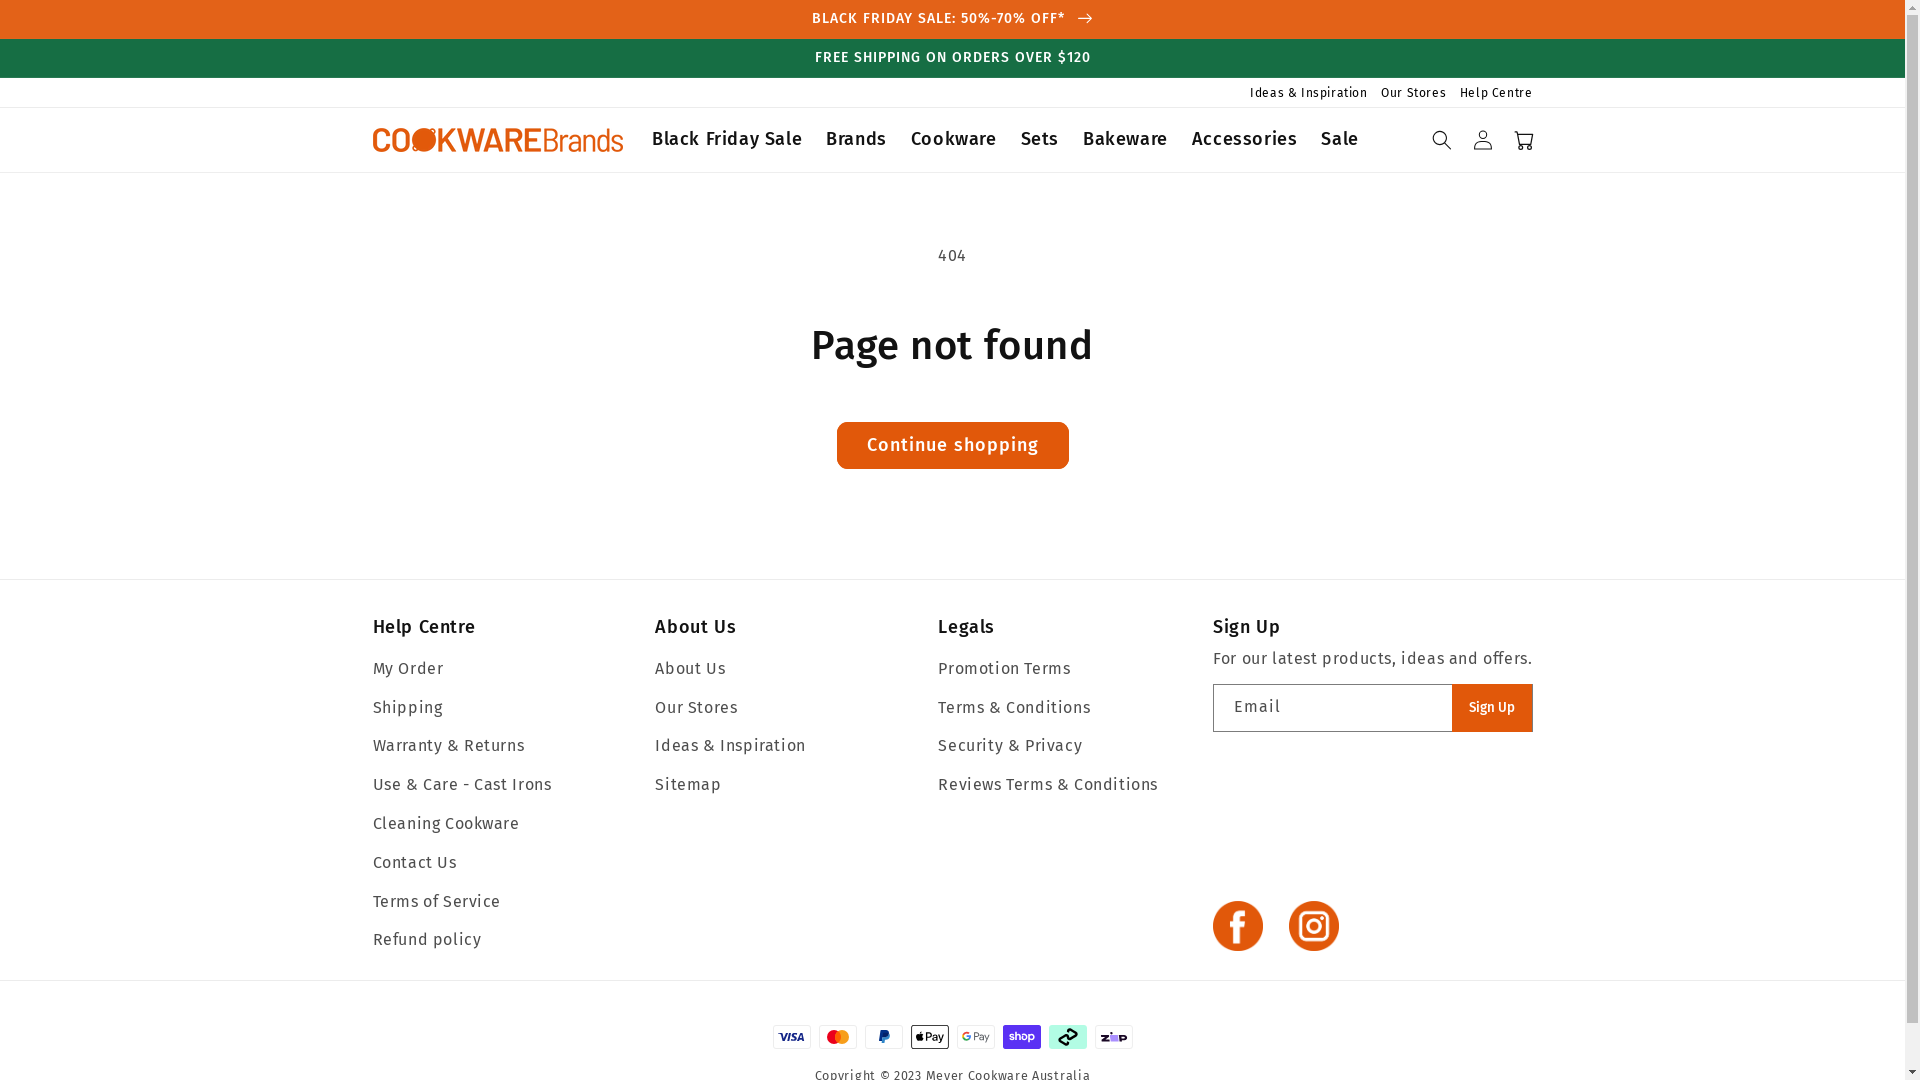  What do you see at coordinates (1003, 669) in the screenshot?
I see `'Promotion Terms'` at bounding box center [1003, 669].